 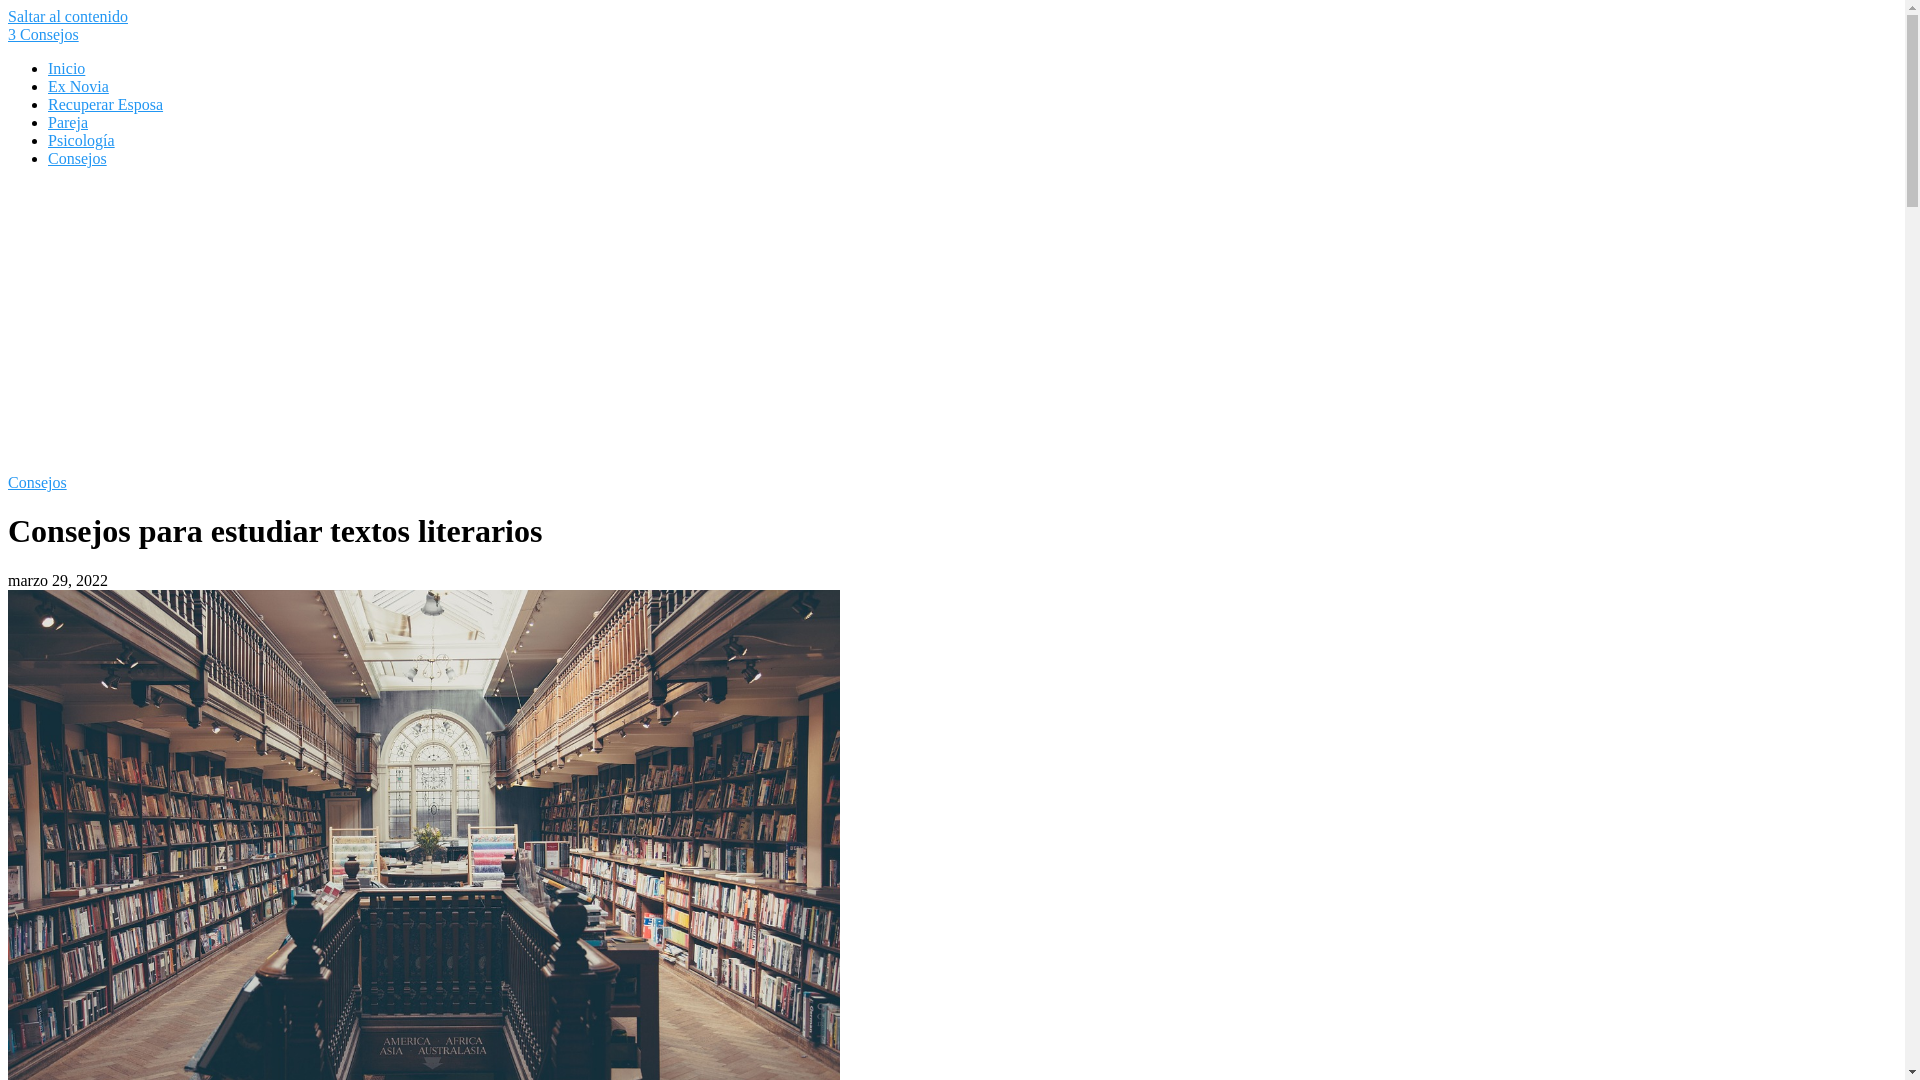 What do you see at coordinates (48, 122) in the screenshot?
I see `'Pareja'` at bounding box center [48, 122].